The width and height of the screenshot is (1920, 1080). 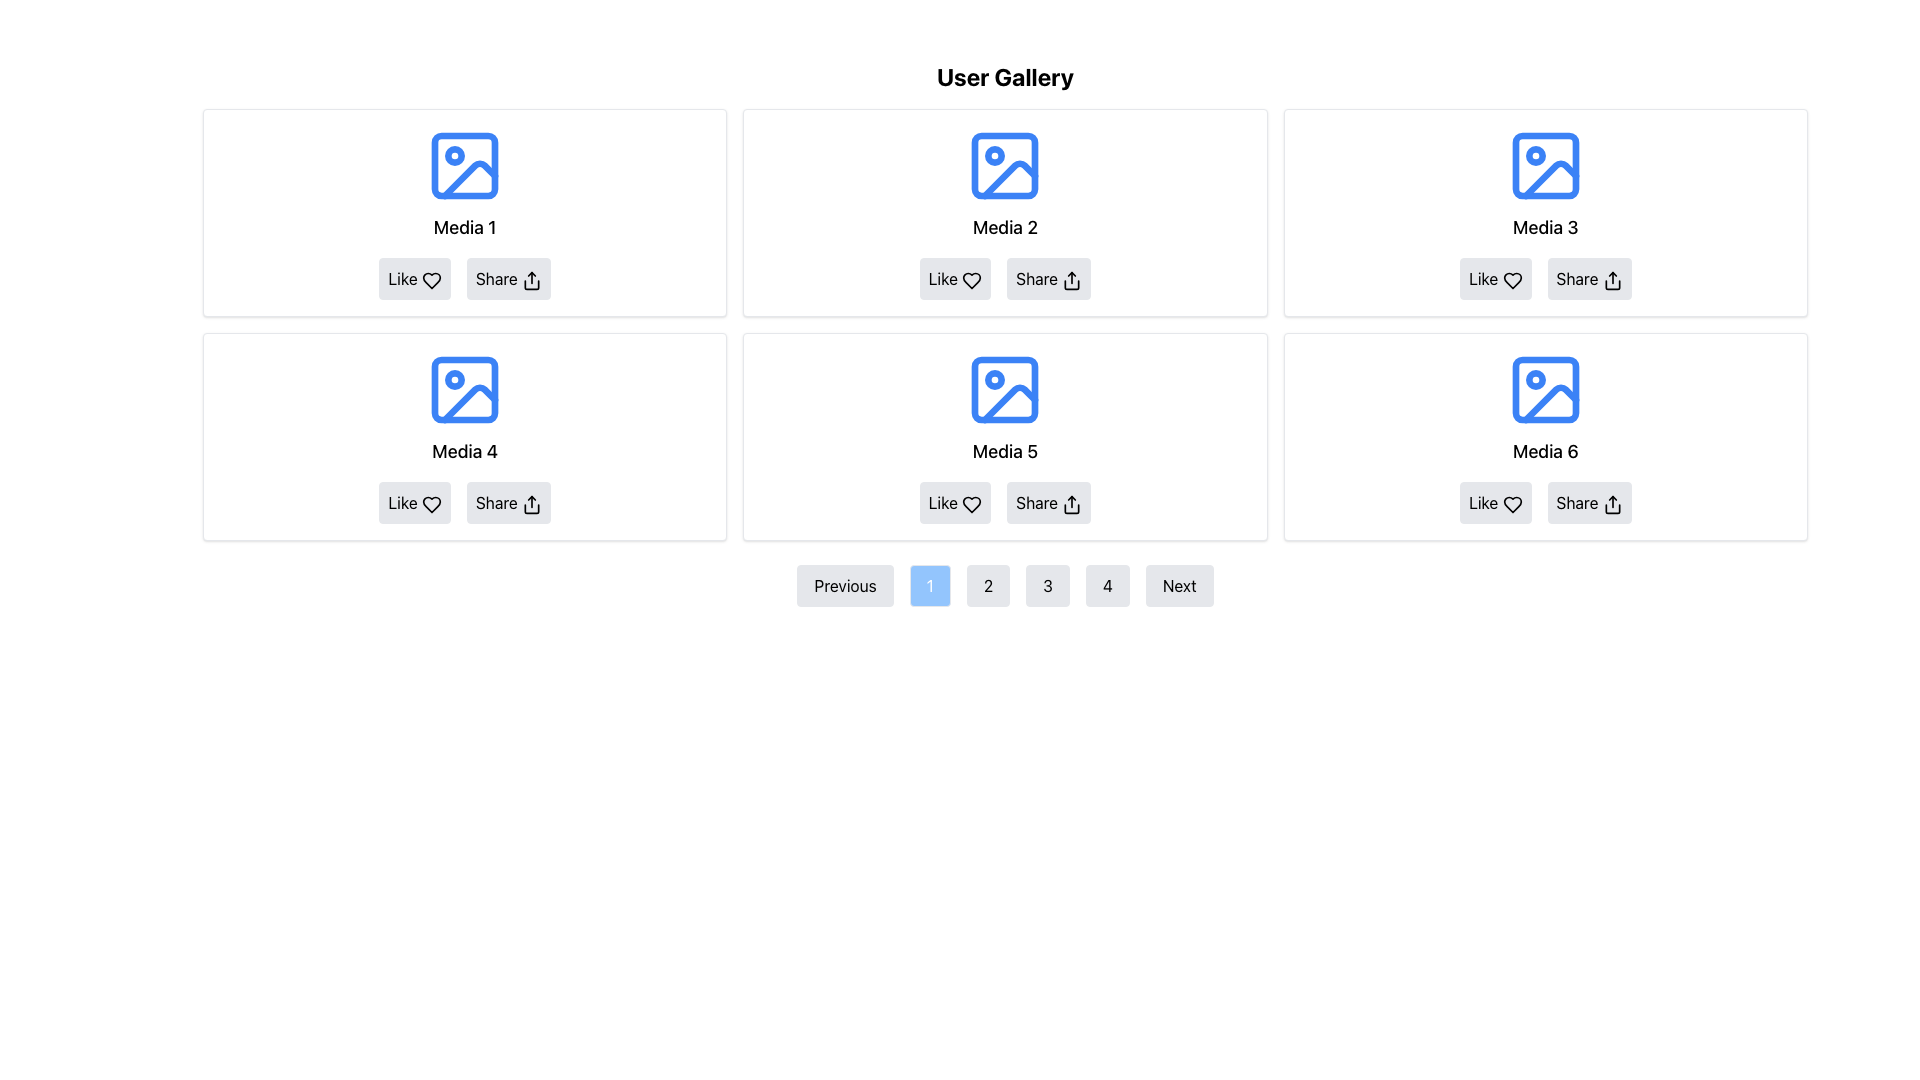 I want to click on the media icon in the second row and first column of the 'Media 4' grid, which features a blue outline, a sun shape in the top left, and a mountain shape, so click(x=464, y=389).